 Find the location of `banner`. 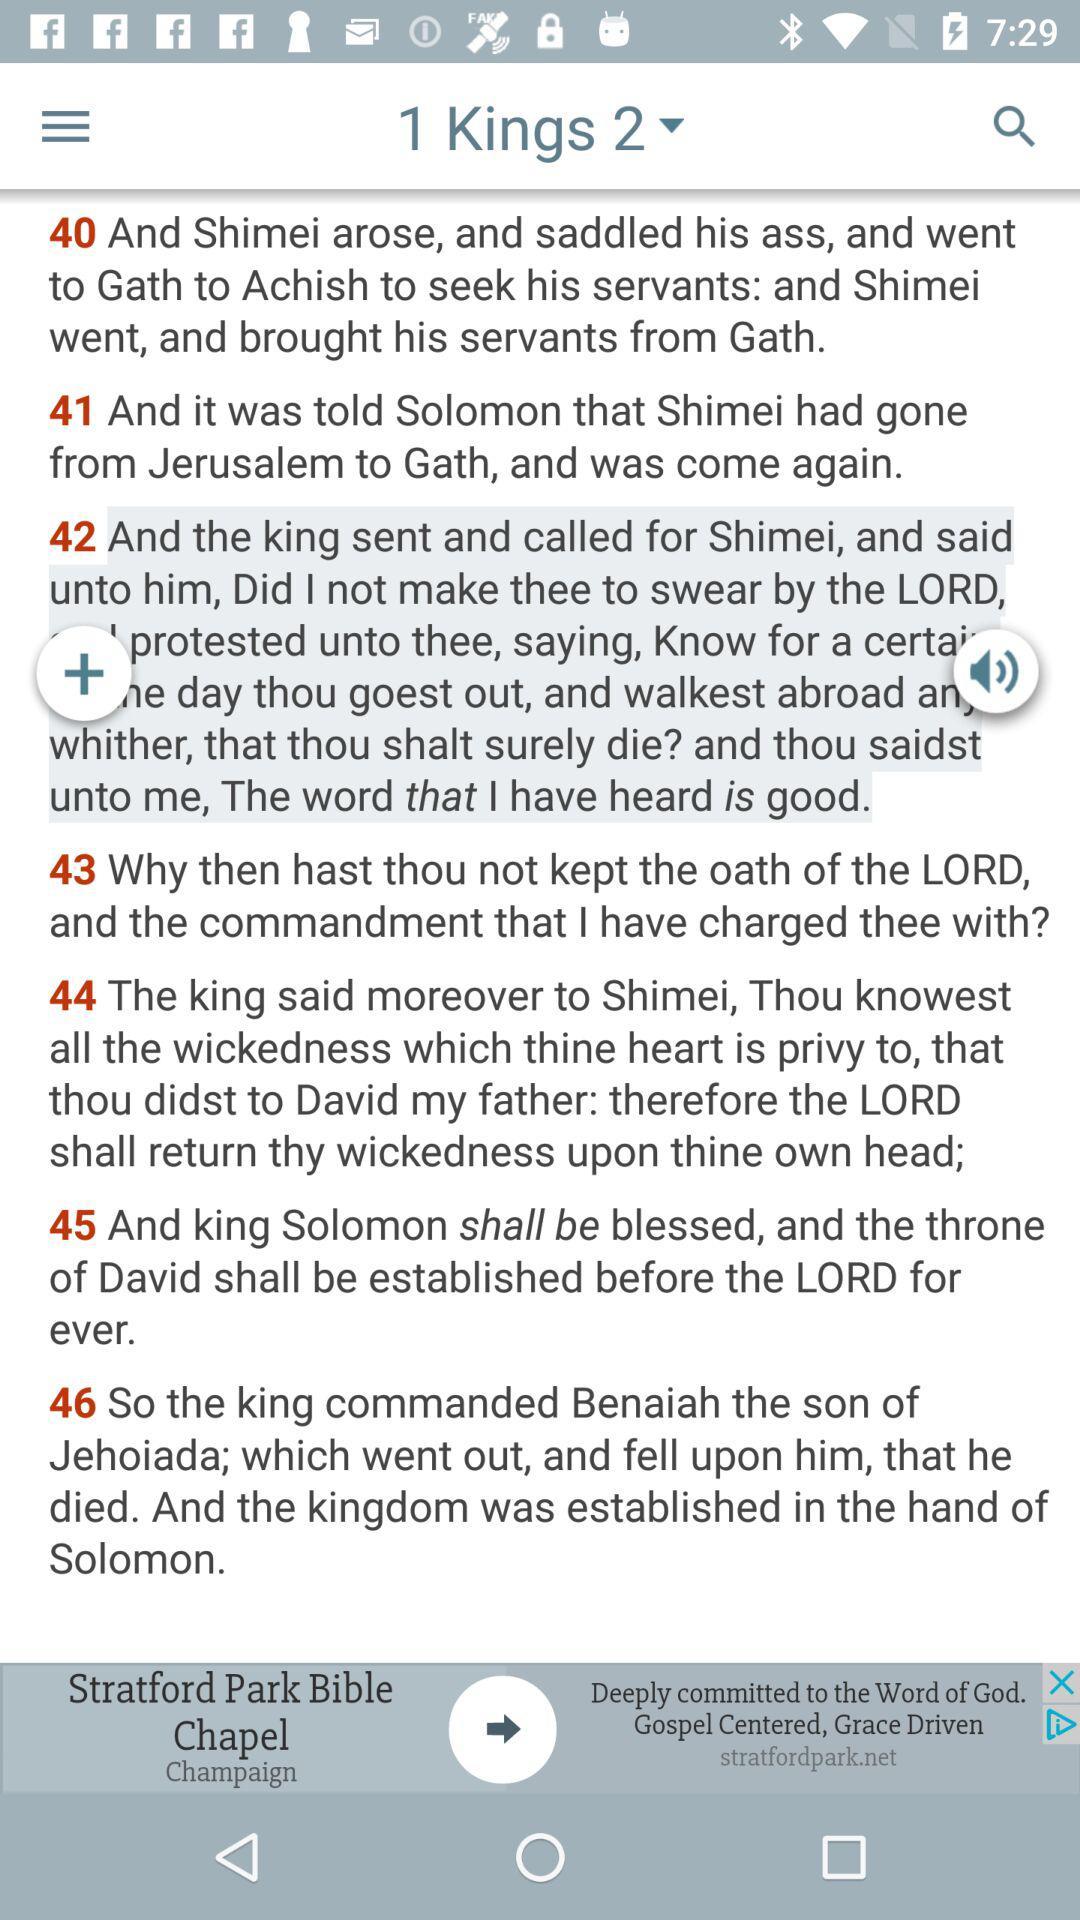

banner is located at coordinates (540, 1727).